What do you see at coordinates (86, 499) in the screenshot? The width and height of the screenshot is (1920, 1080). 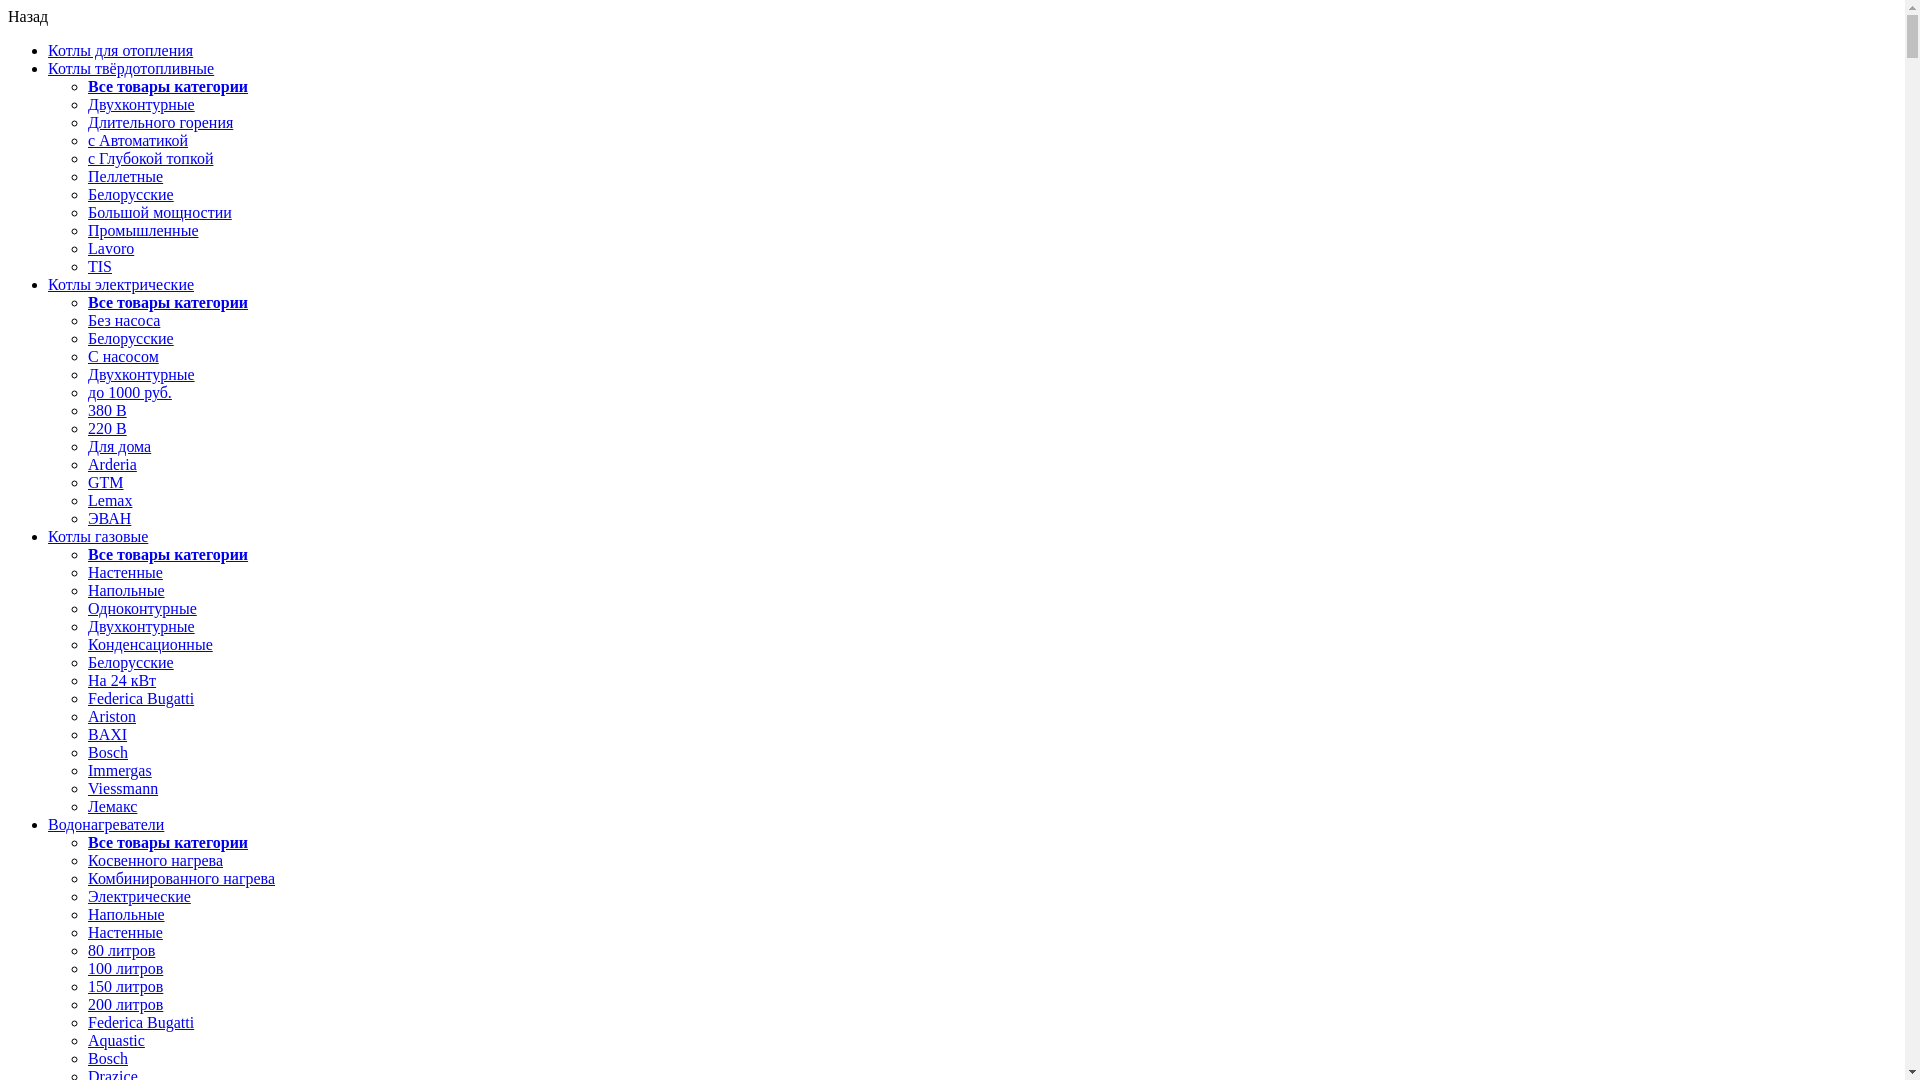 I see `'Lemax'` at bounding box center [86, 499].